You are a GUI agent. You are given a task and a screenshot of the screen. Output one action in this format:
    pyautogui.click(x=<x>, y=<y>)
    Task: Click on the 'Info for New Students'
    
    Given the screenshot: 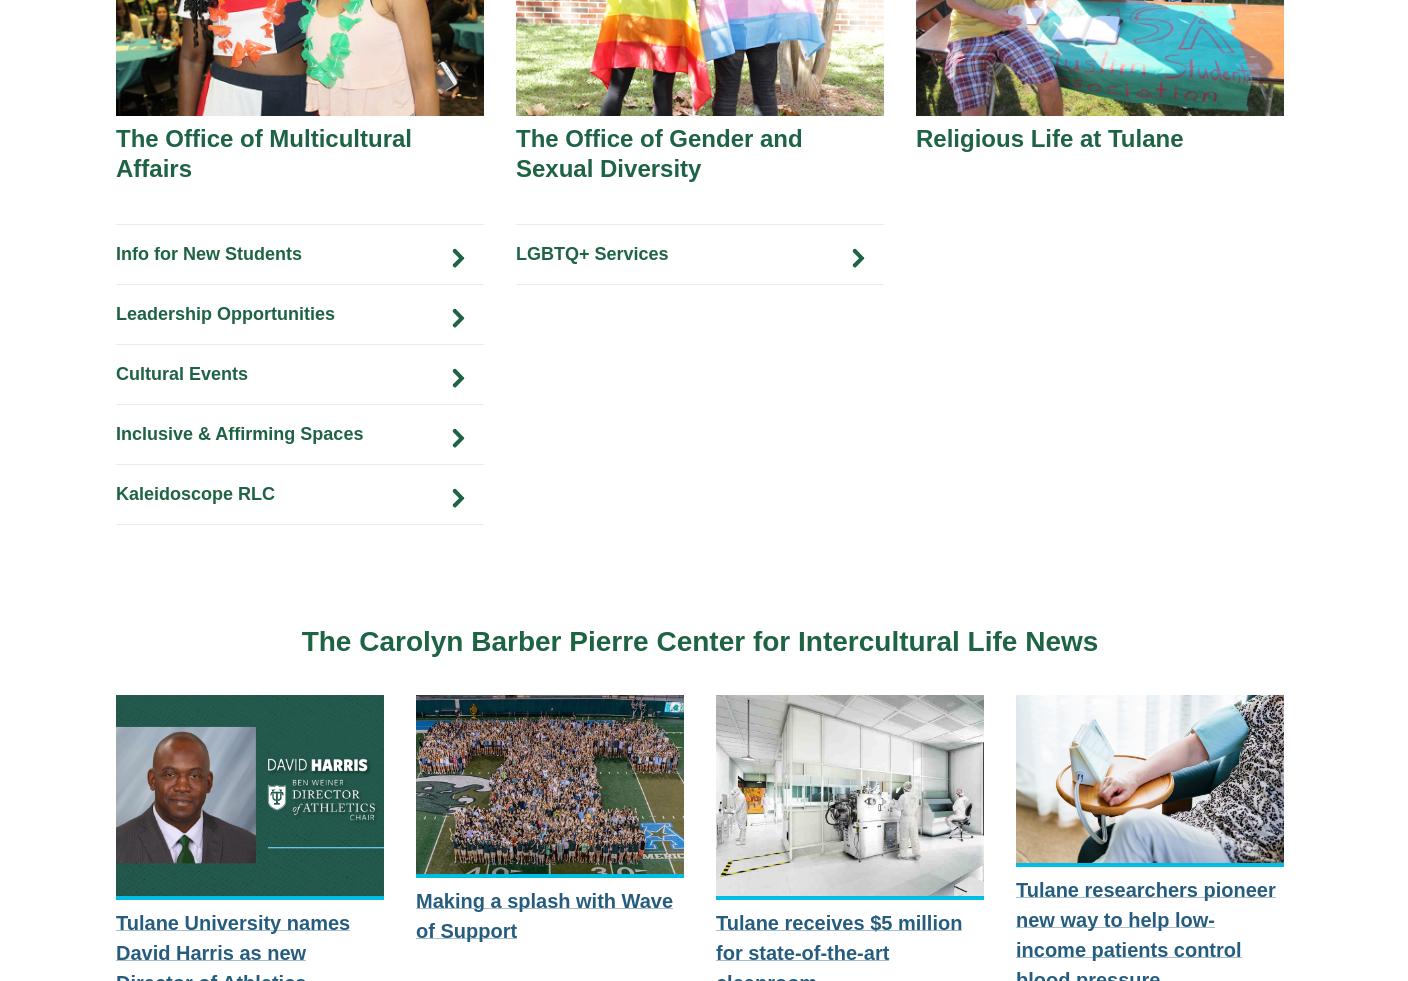 What is the action you would take?
    pyautogui.click(x=207, y=251)
    